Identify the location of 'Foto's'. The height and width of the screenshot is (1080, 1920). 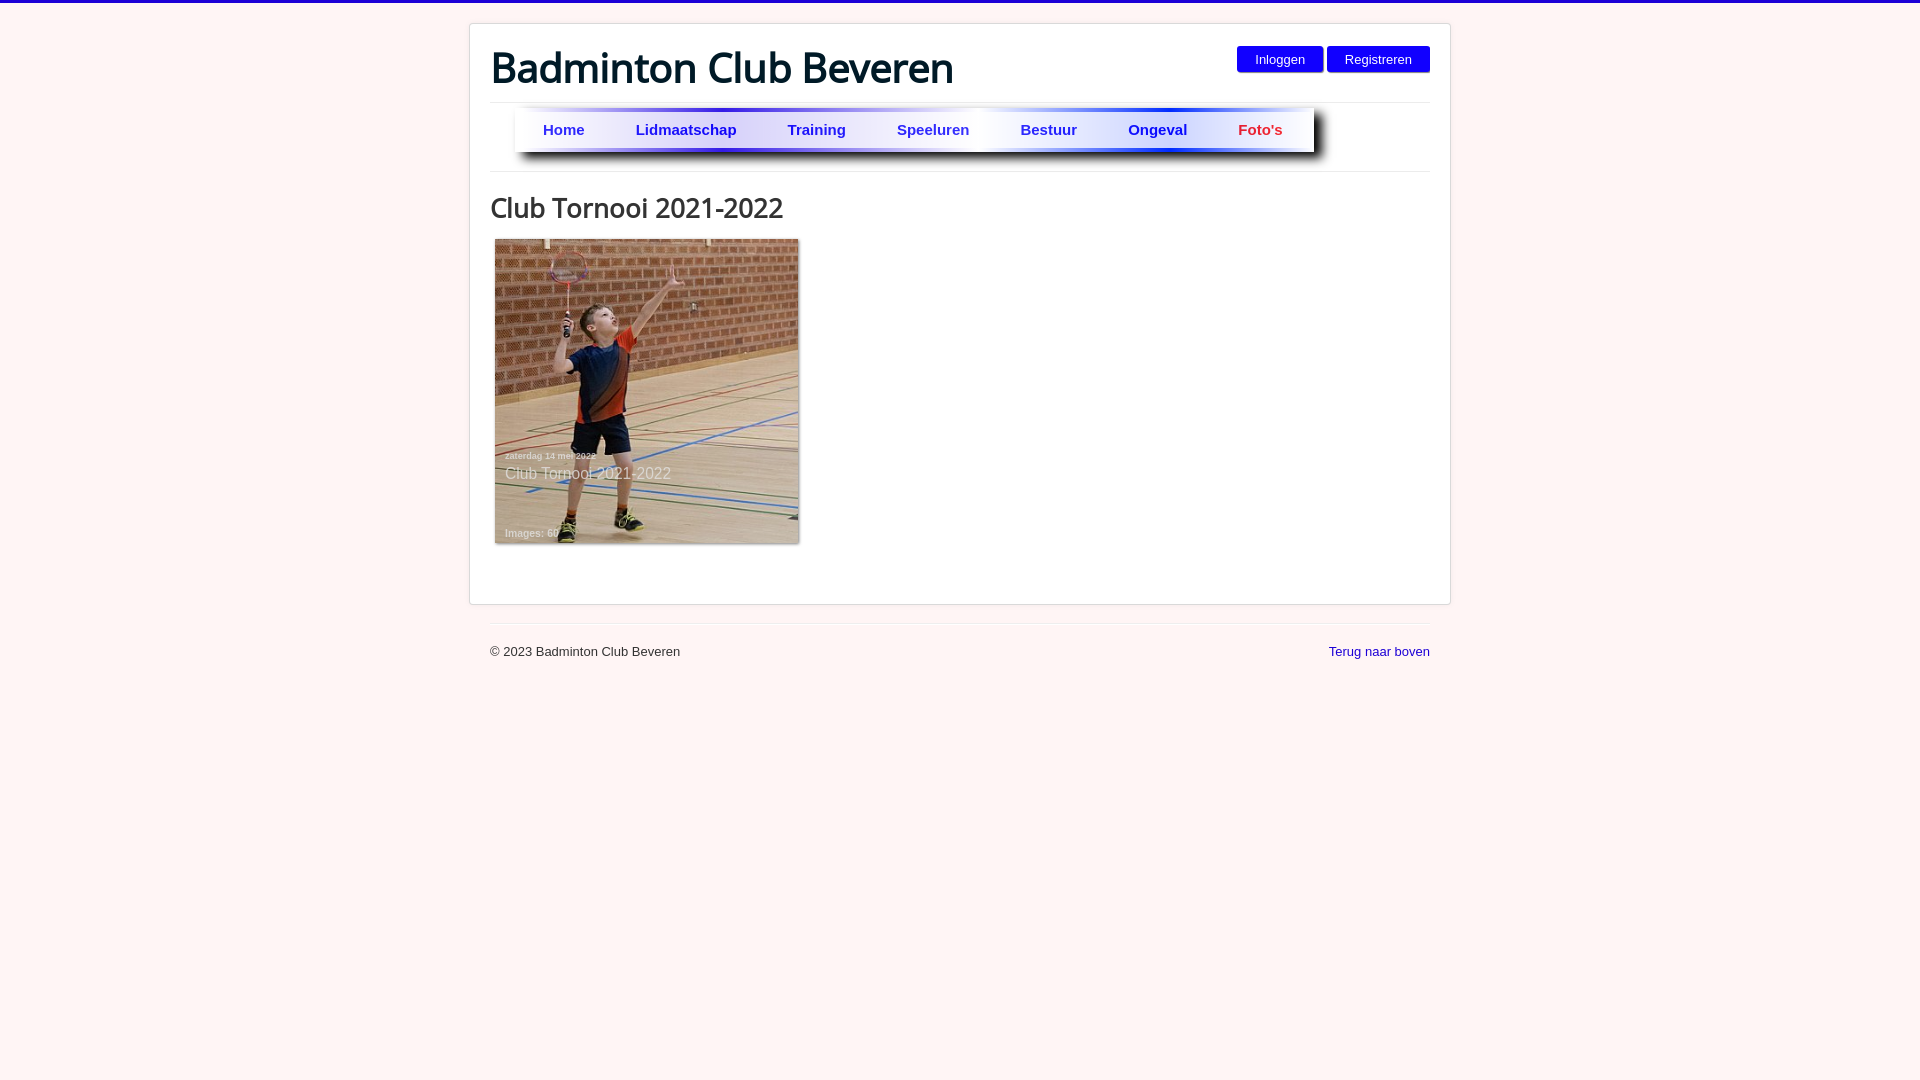
(1260, 130).